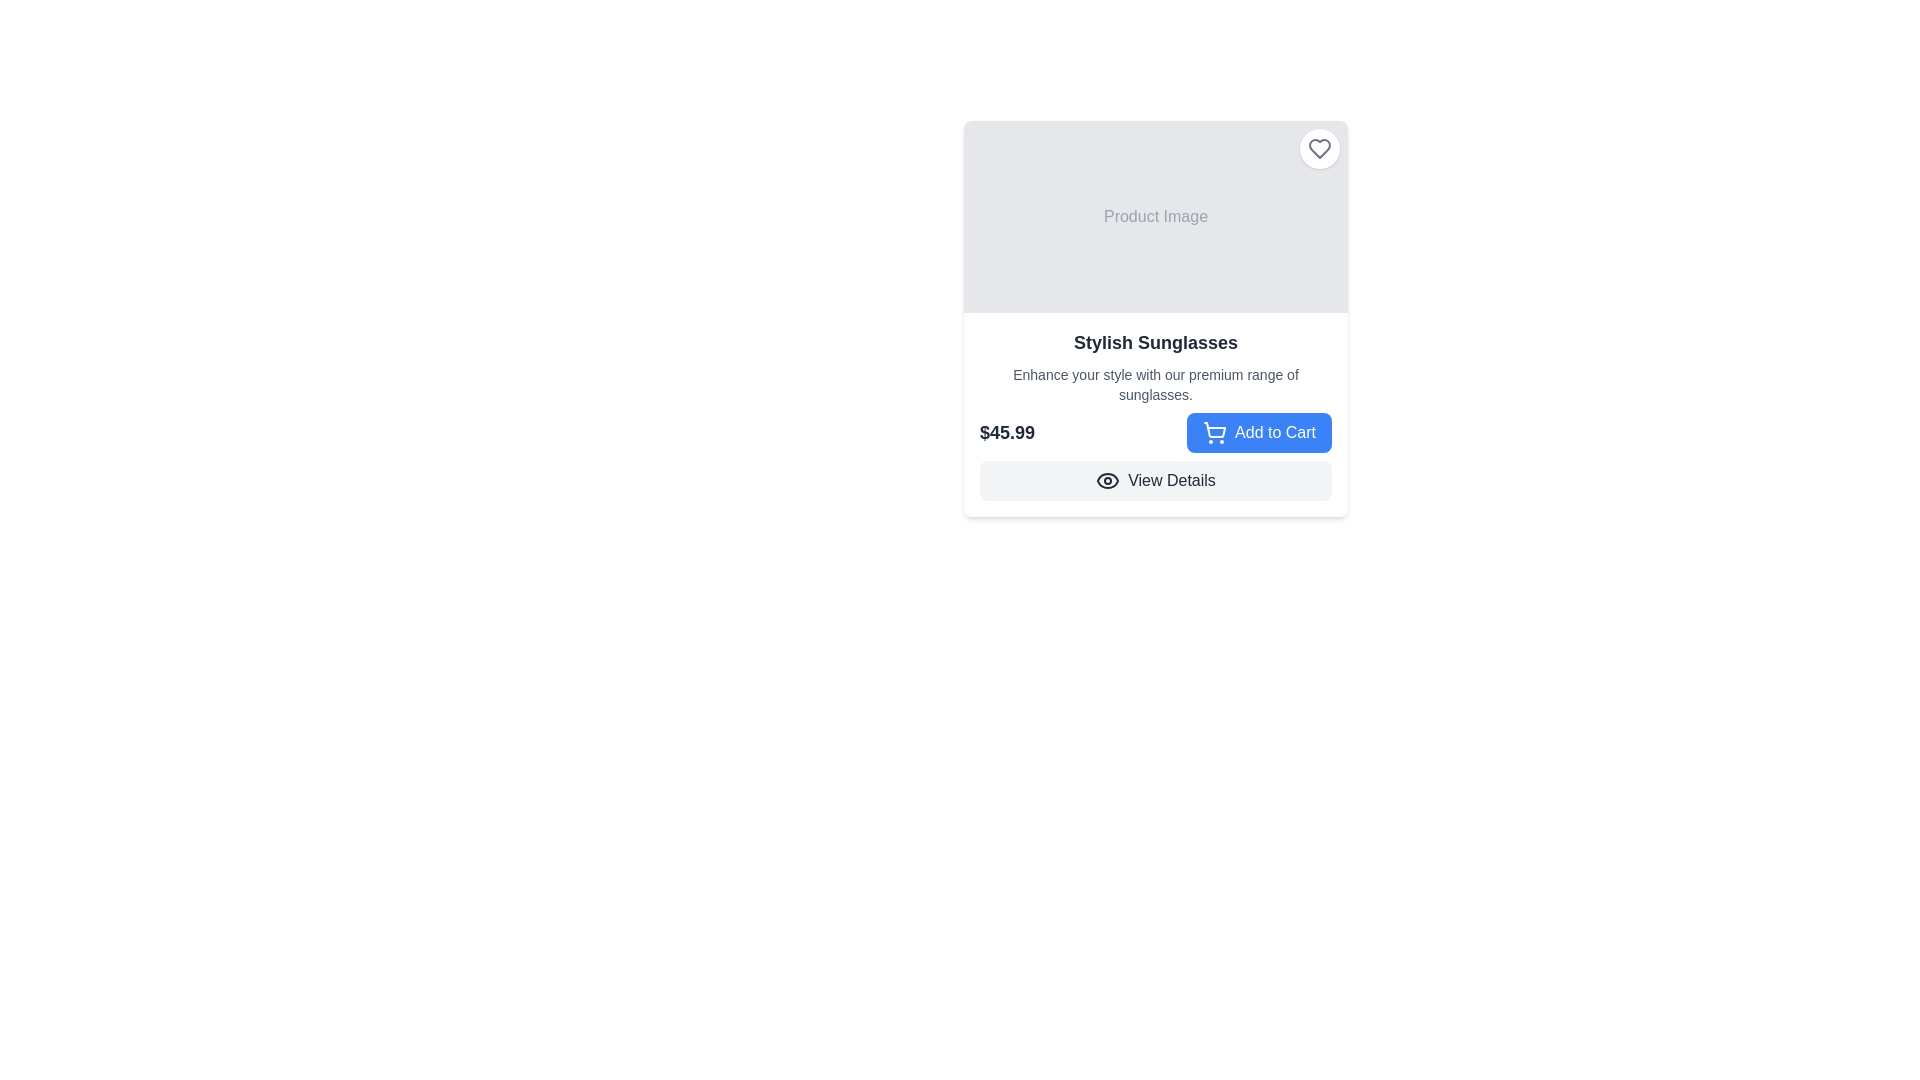 This screenshot has width=1920, height=1080. Describe the element at coordinates (1107, 481) in the screenshot. I see `the 'View Details' button by clicking on the eye icon located at the left margin of the button` at that location.